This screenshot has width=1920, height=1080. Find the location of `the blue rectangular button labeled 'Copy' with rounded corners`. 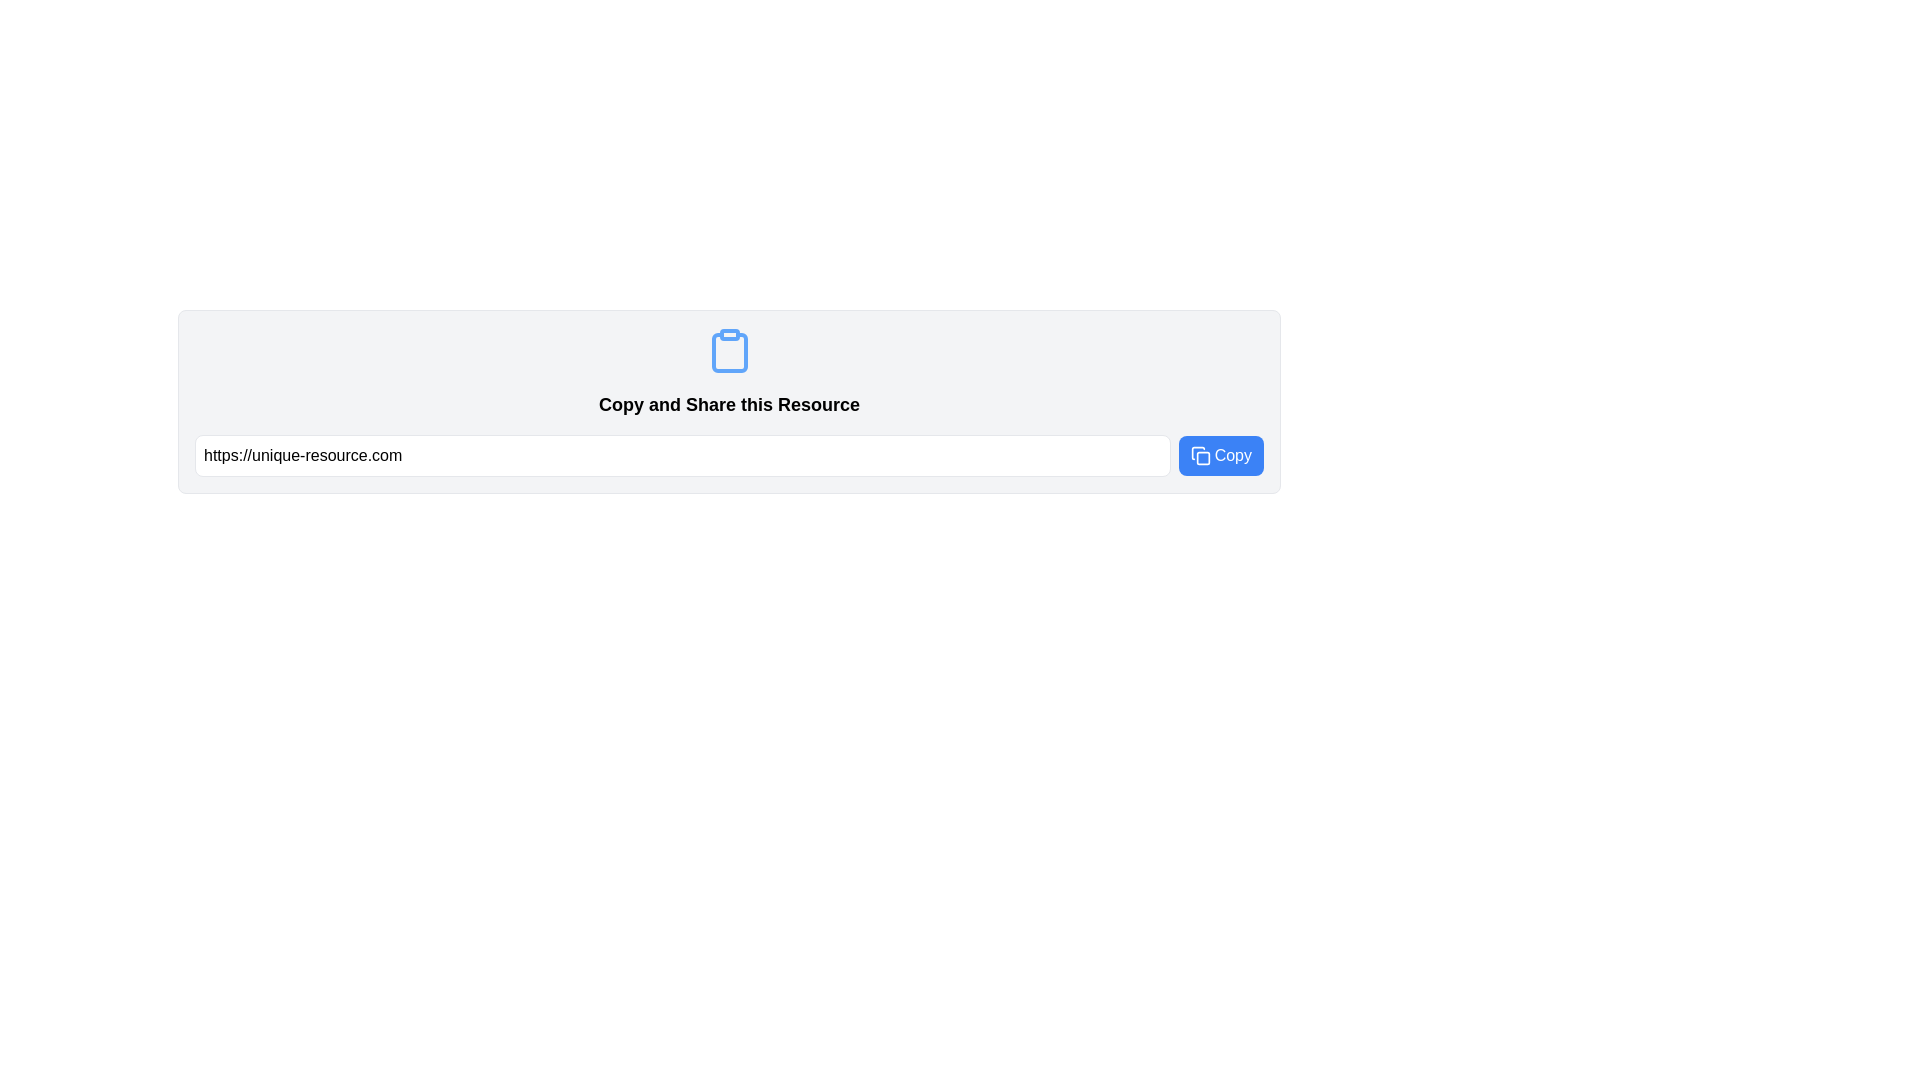

the blue rectangular button labeled 'Copy' with rounded corners is located at coordinates (1220, 455).